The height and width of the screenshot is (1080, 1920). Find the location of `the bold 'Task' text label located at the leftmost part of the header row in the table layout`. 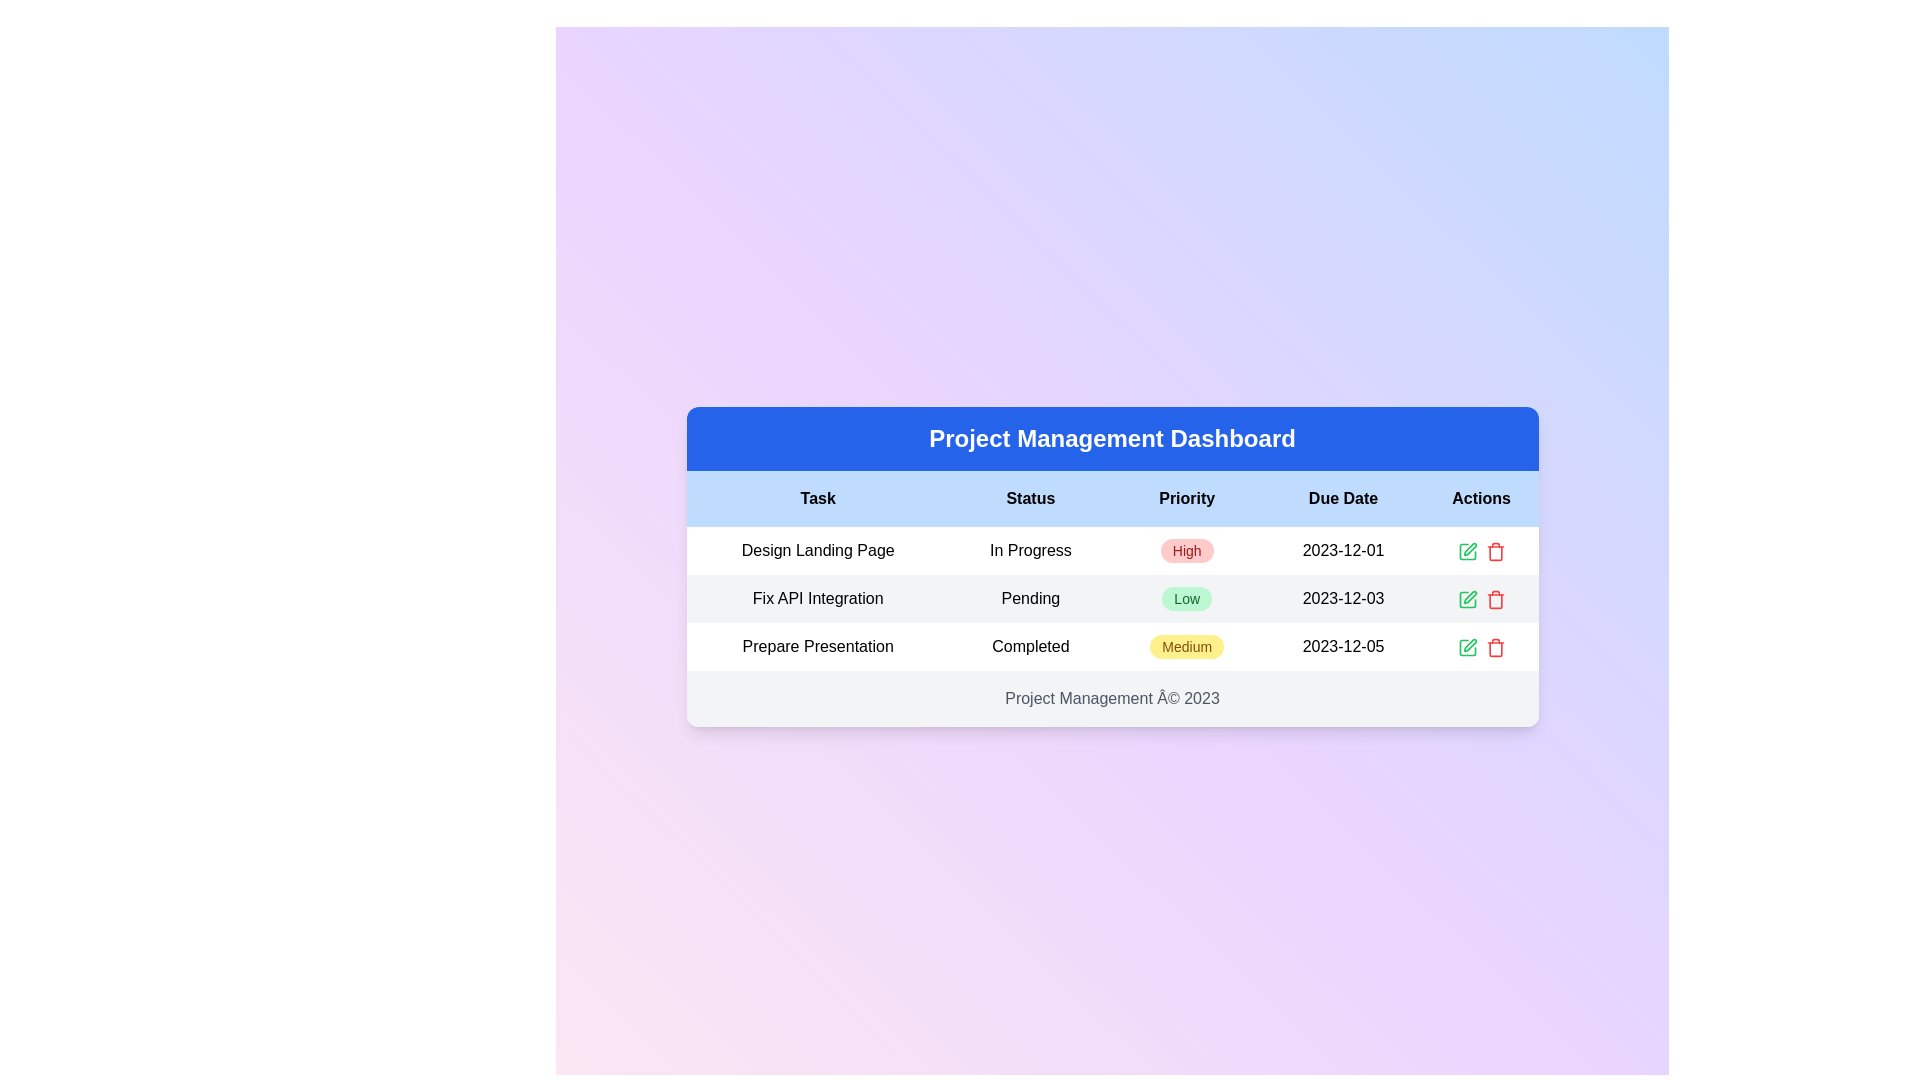

the bold 'Task' text label located at the leftmost part of the header row in the table layout is located at coordinates (818, 497).